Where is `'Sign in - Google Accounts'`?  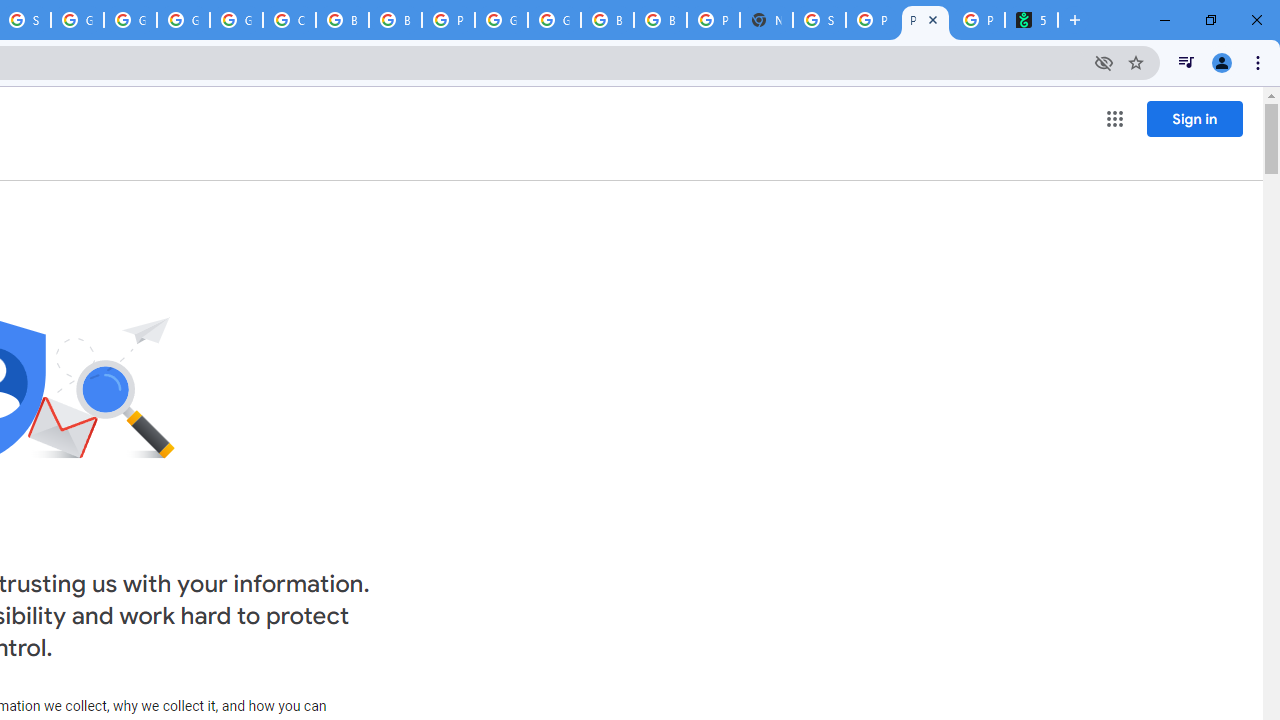 'Sign in - Google Accounts' is located at coordinates (819, 20).